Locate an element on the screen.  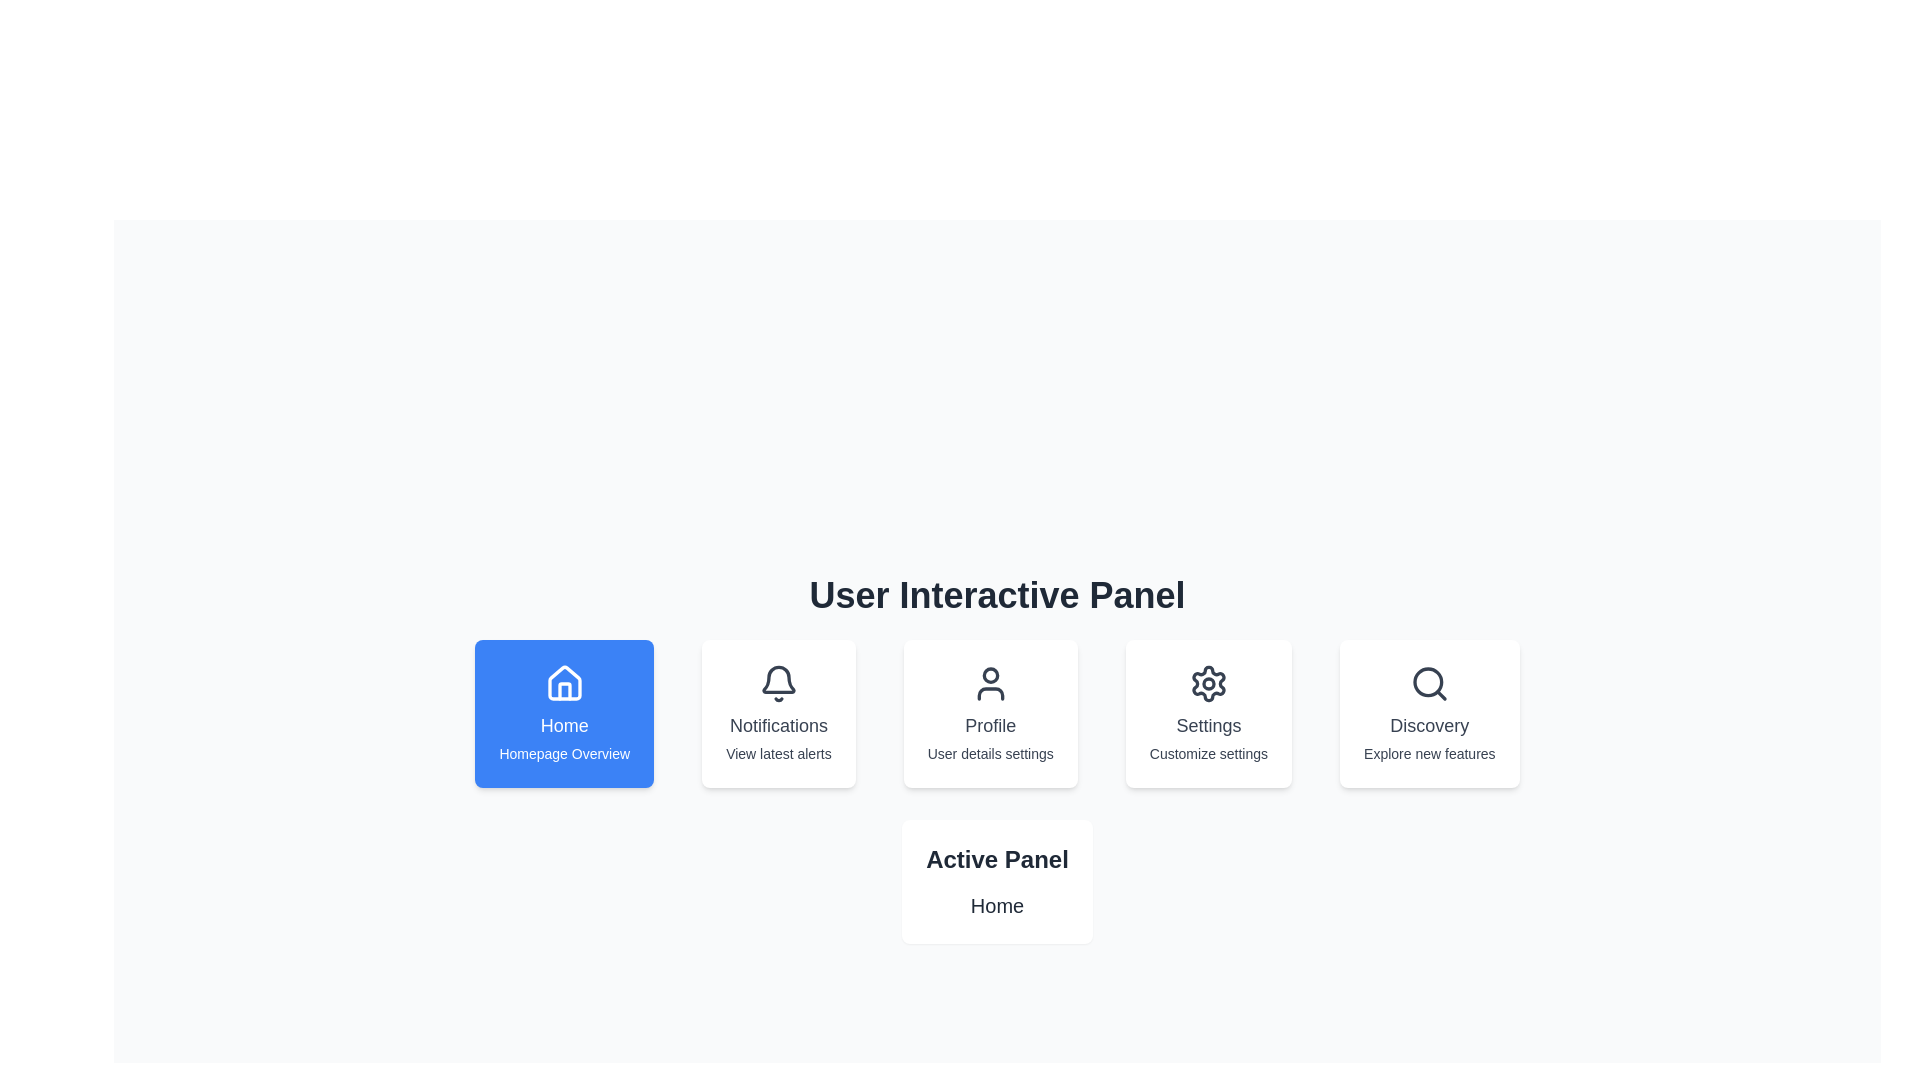
the 'Settings' text label, which indicates the purpose of the 'Settings Customize settings' section and is centrally aligned beneath the gear icon is located at coordinates (1207, 725).